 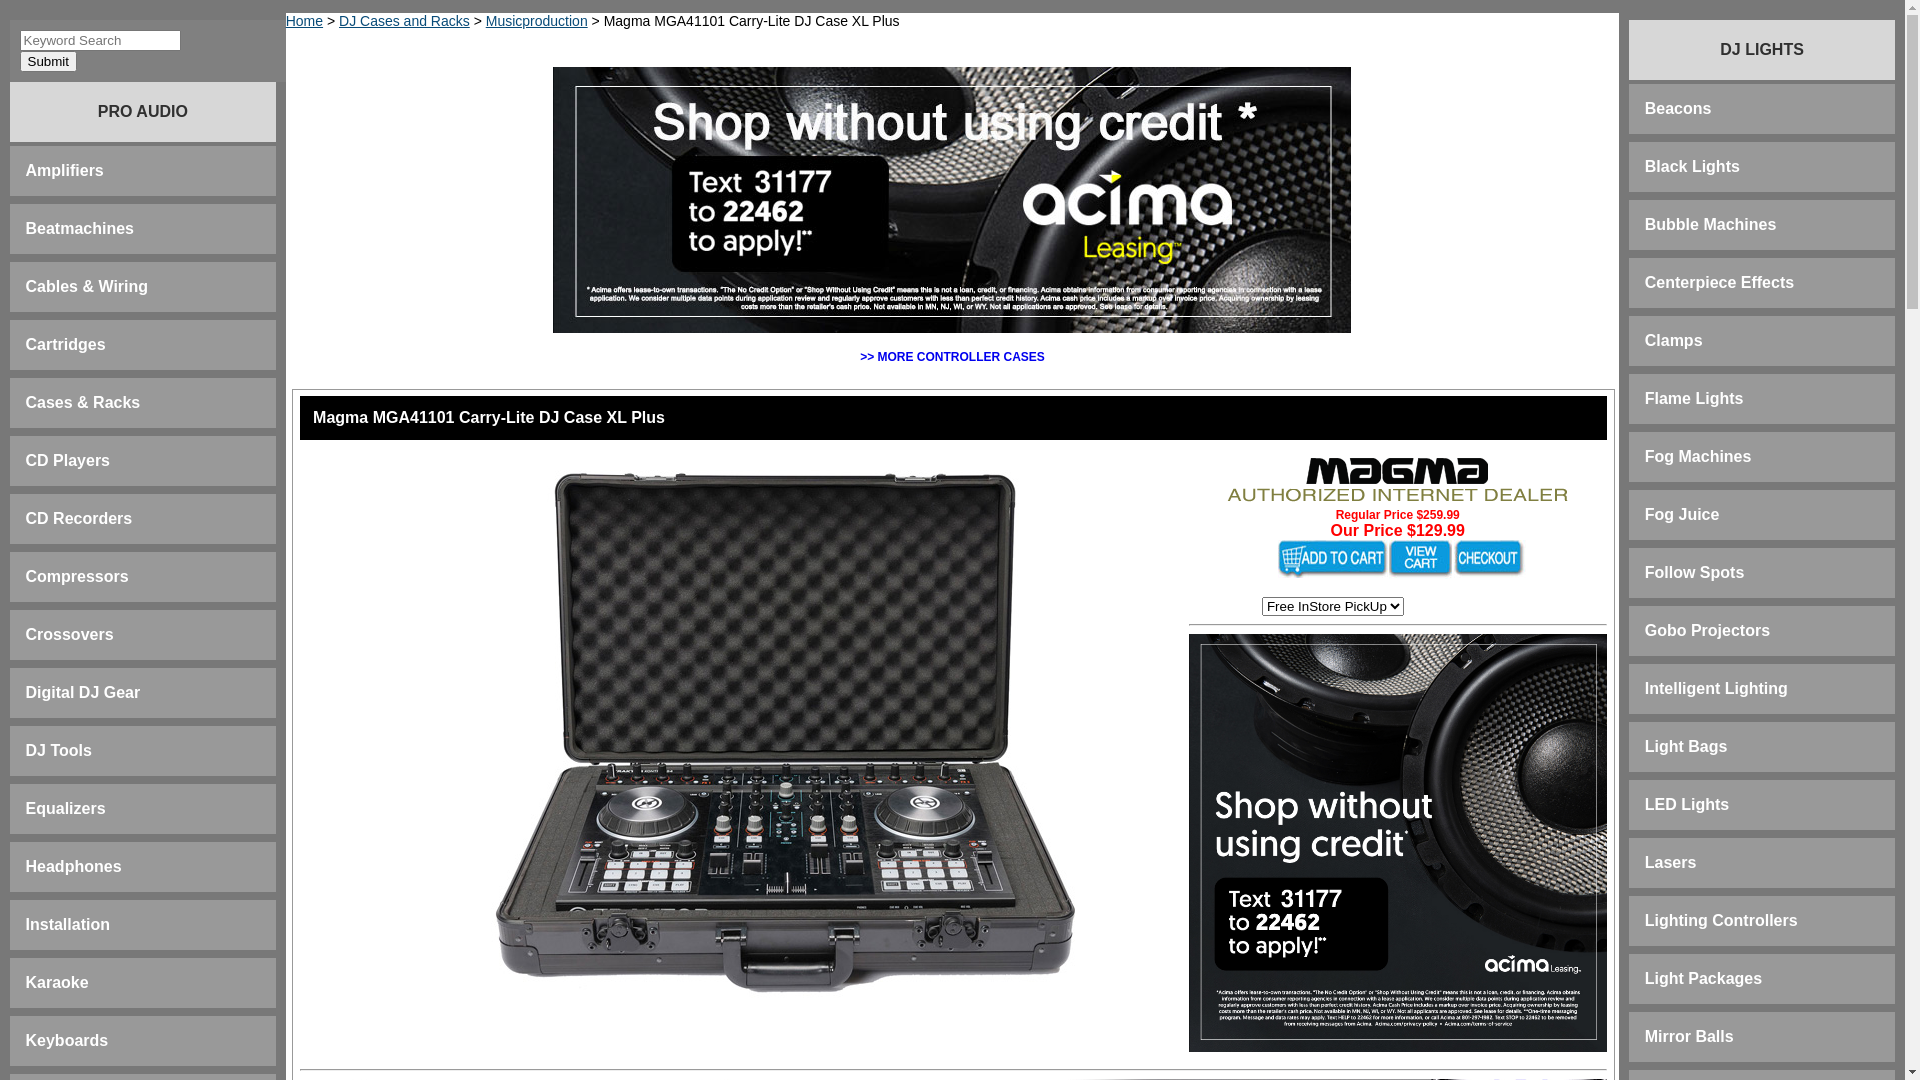 I want to click on 'Fog Juice', so click(x=1681, y=513).